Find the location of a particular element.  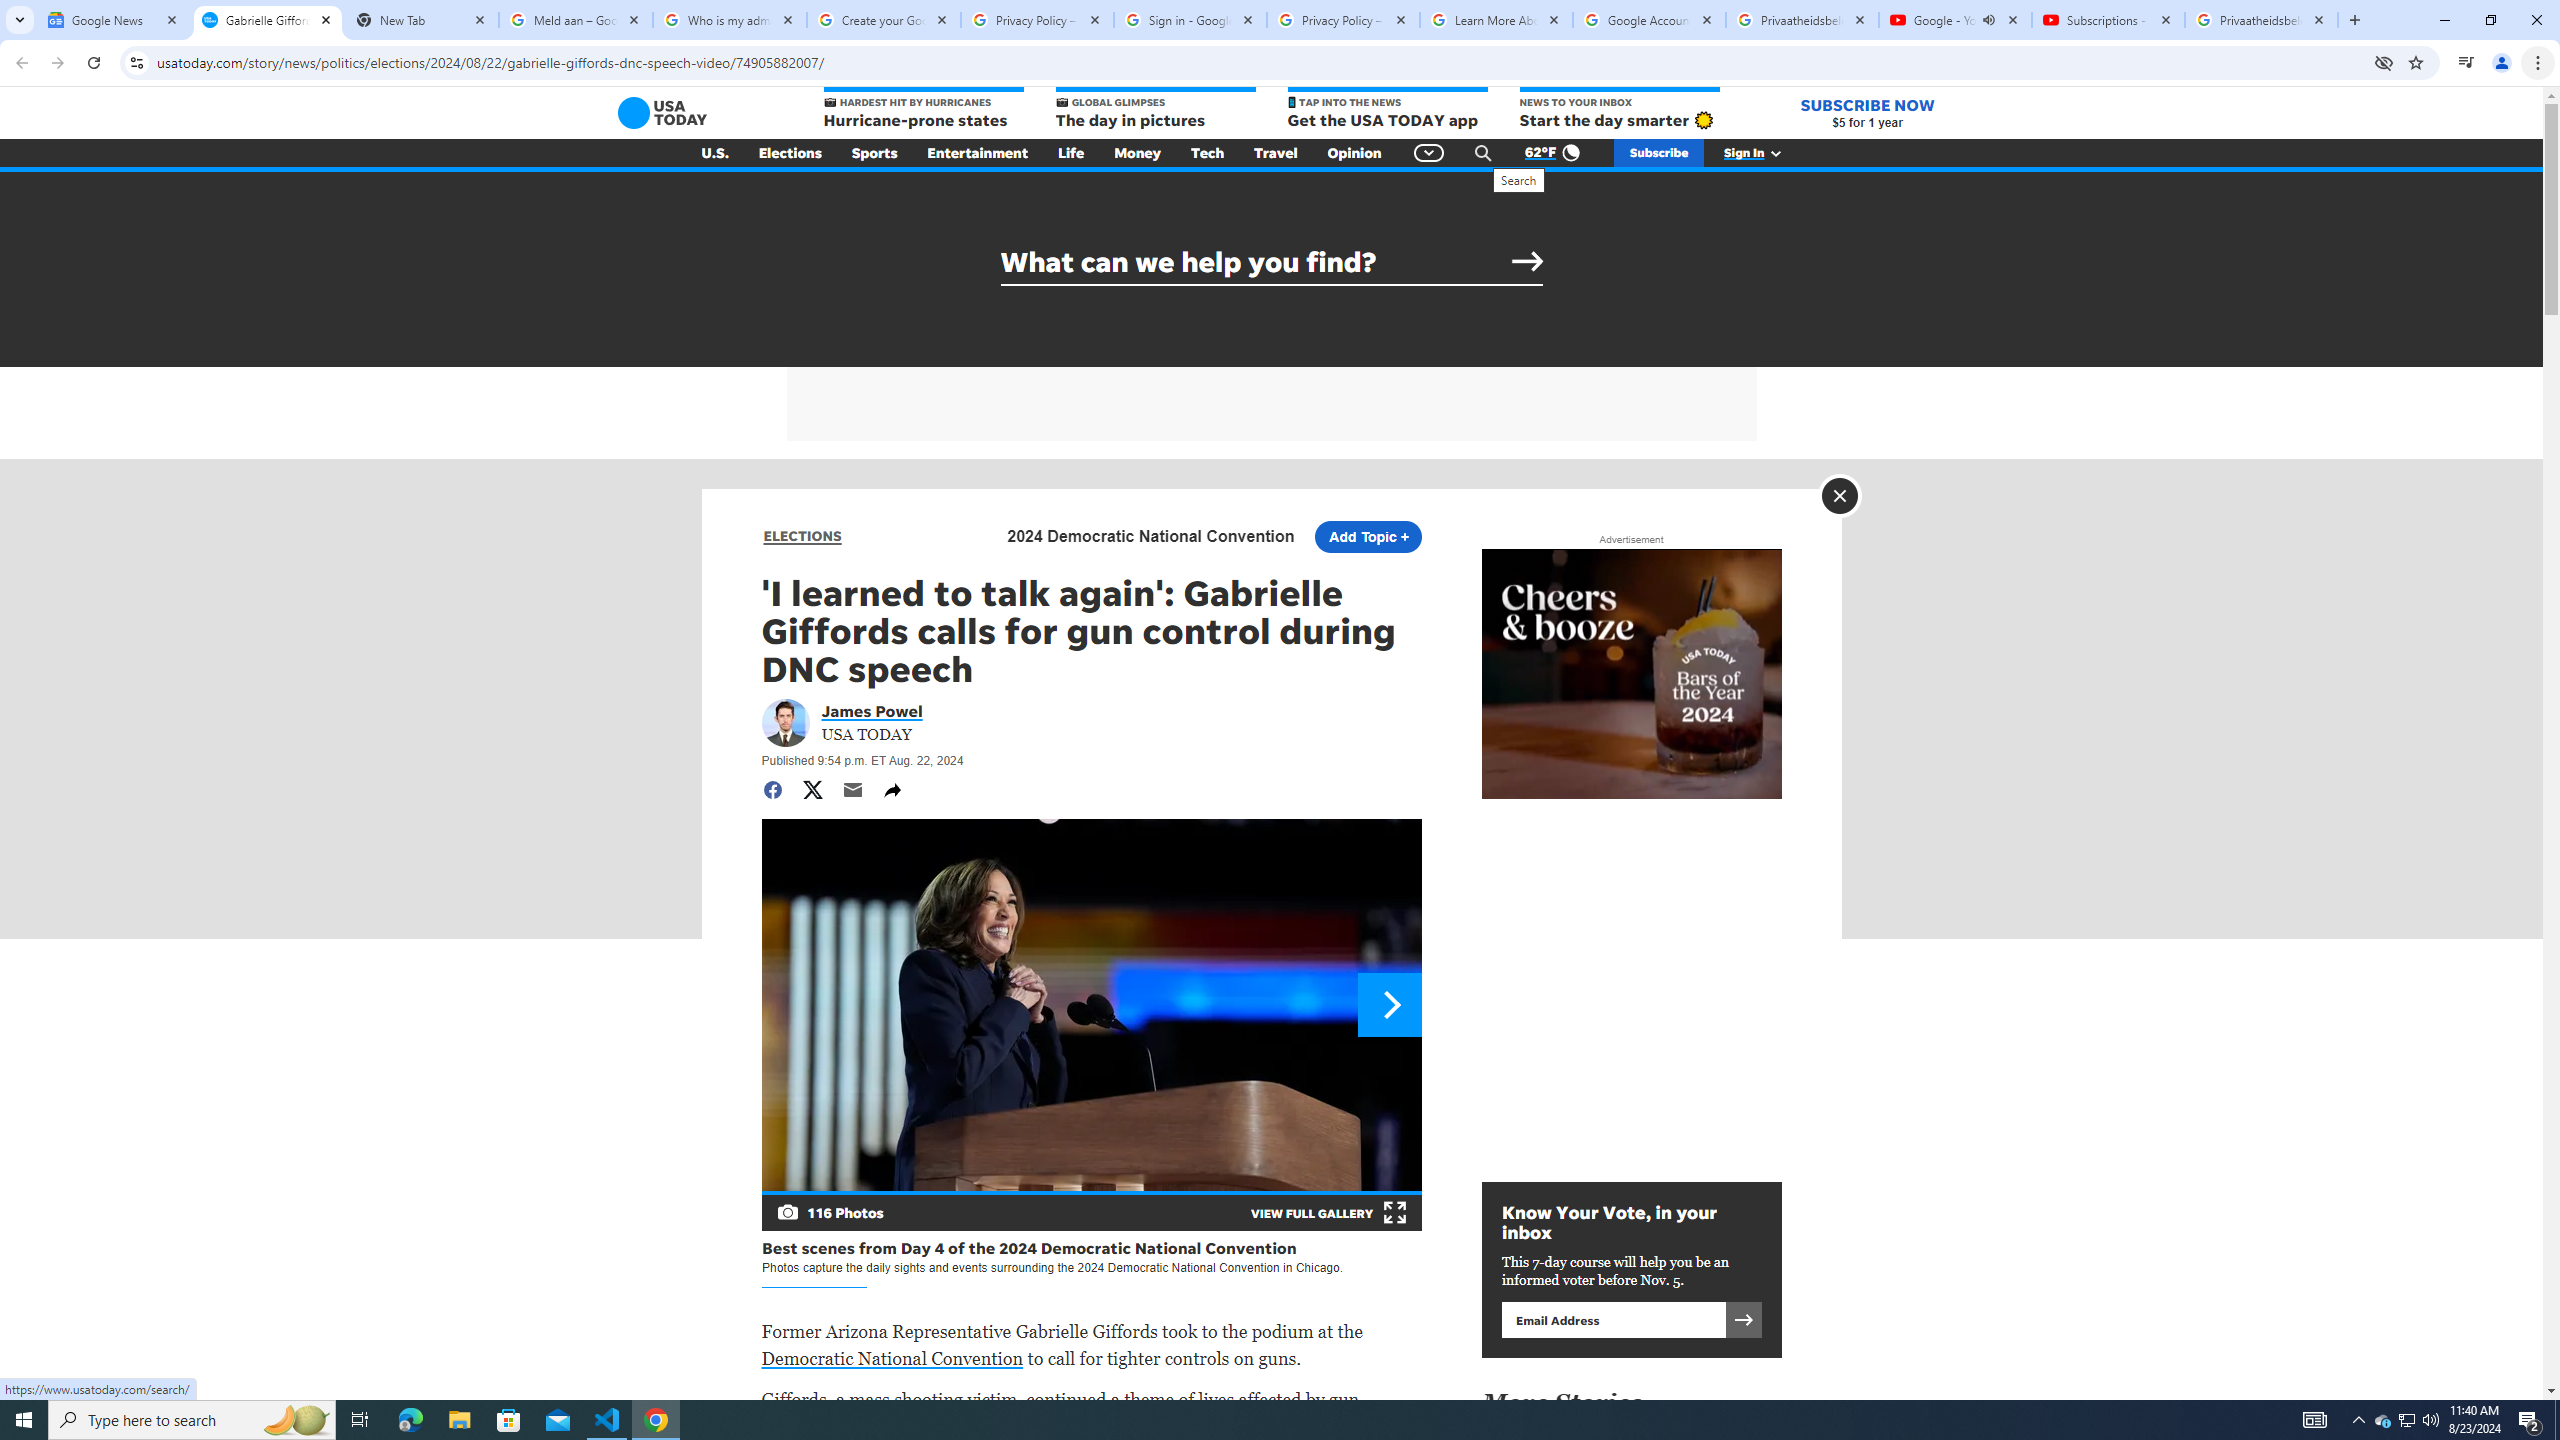

'Search query' is located at coordinates (1271, 261).